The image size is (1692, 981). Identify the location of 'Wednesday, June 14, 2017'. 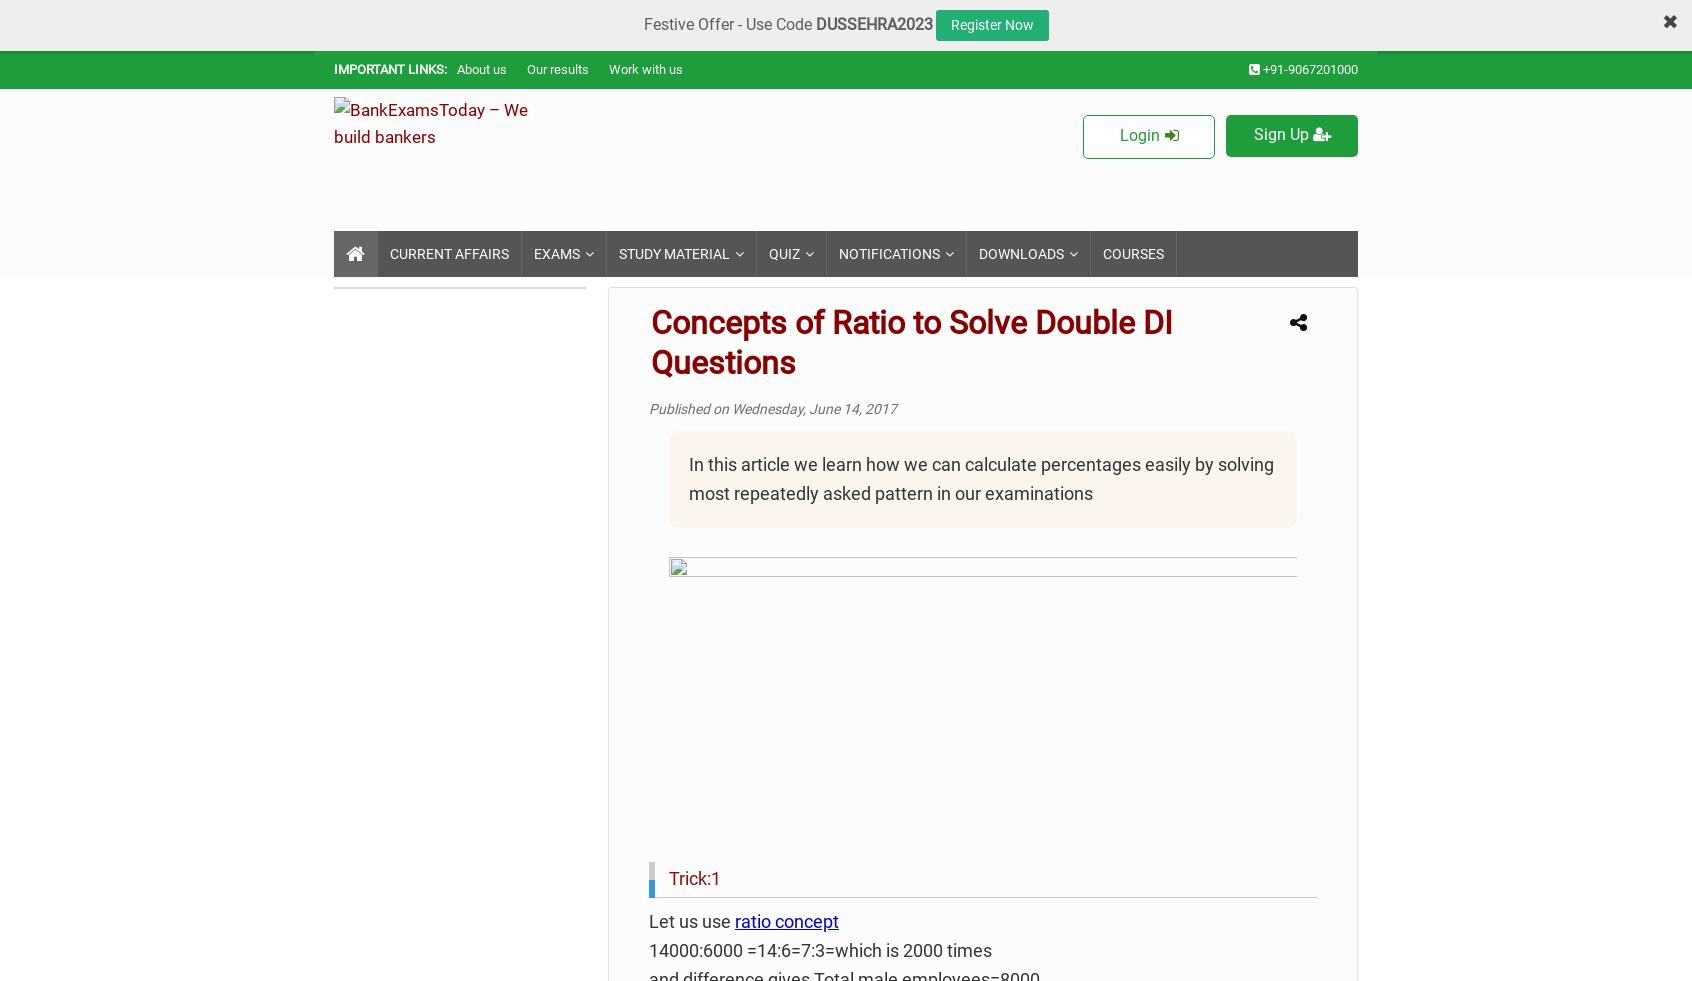
(730, 407).